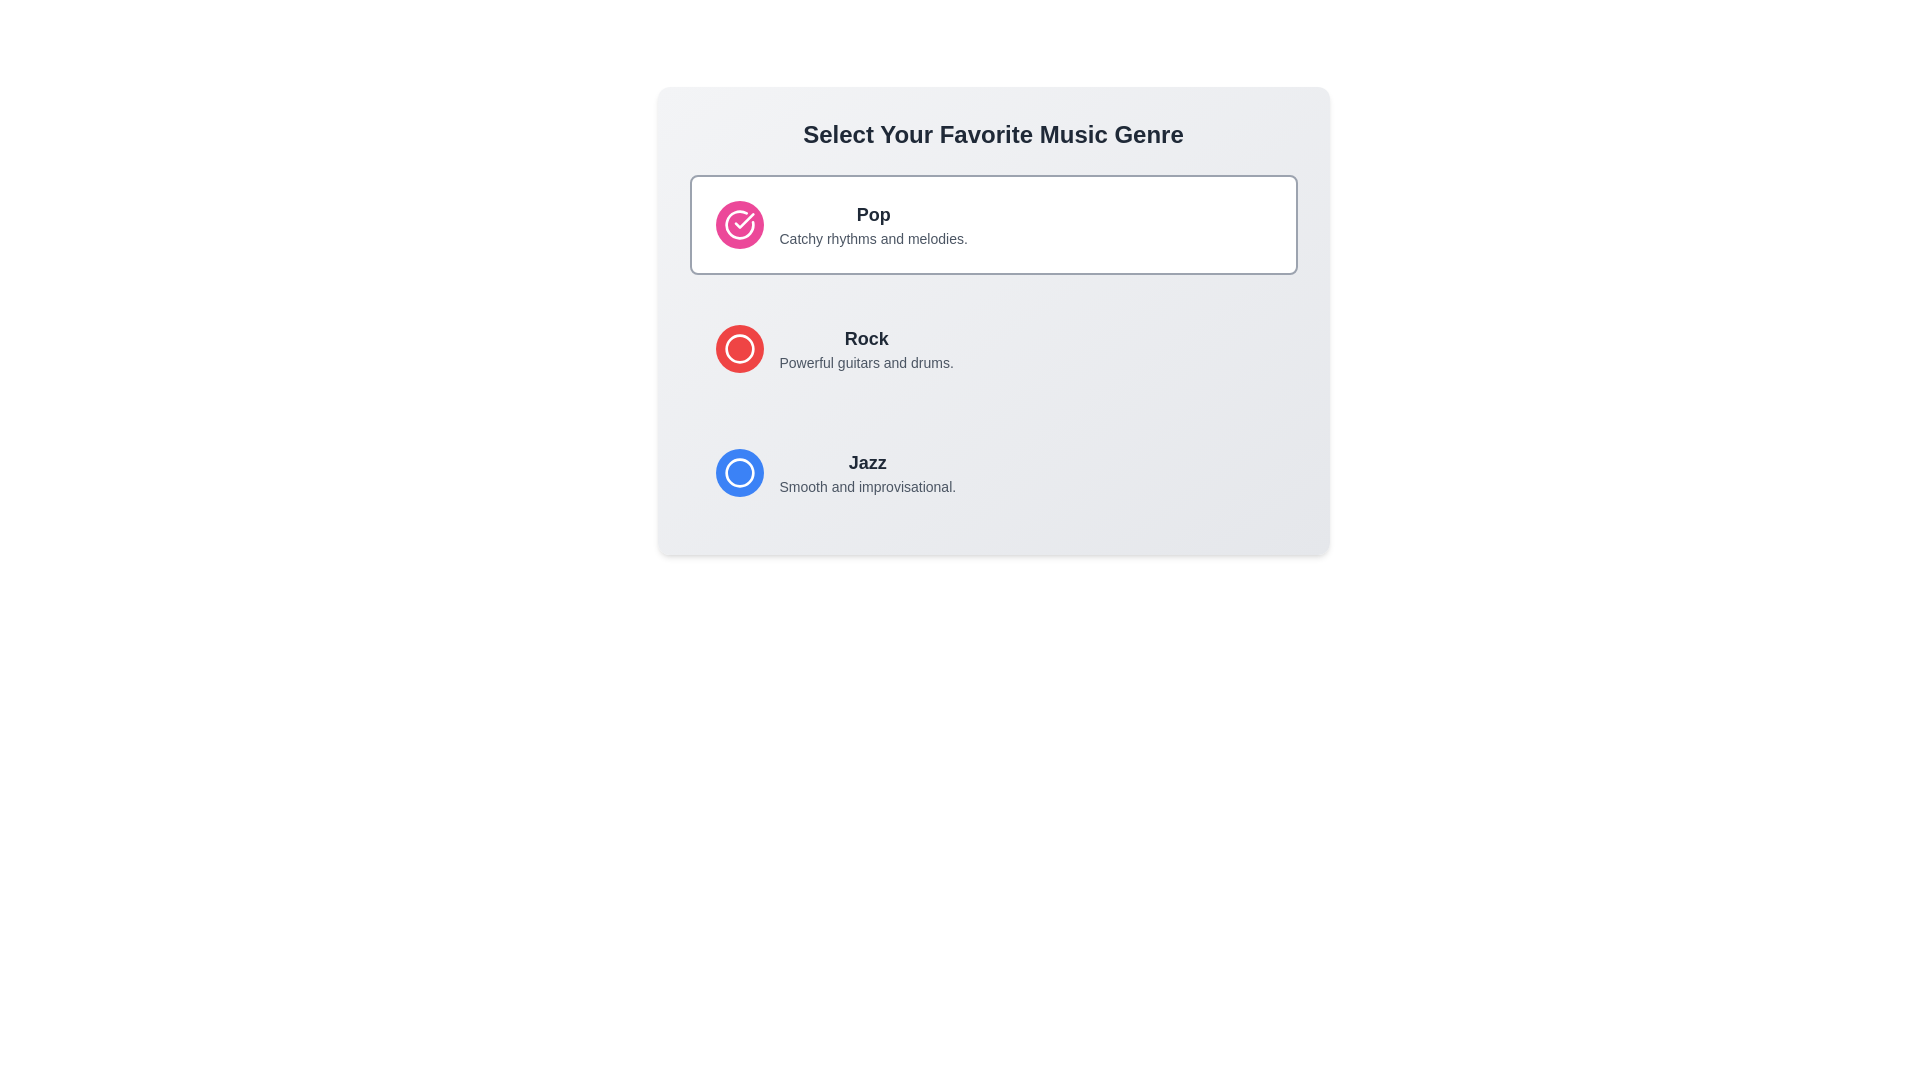 The image size is (1920, 1080). What do you see at coordinates (743, 220) in the screenshot?
I see `the checkmark icon representing the selected state for the 'Pop' music genre, which is located within the pink circular icon next to the text 'Pop'` at bounding box center [743, 220].